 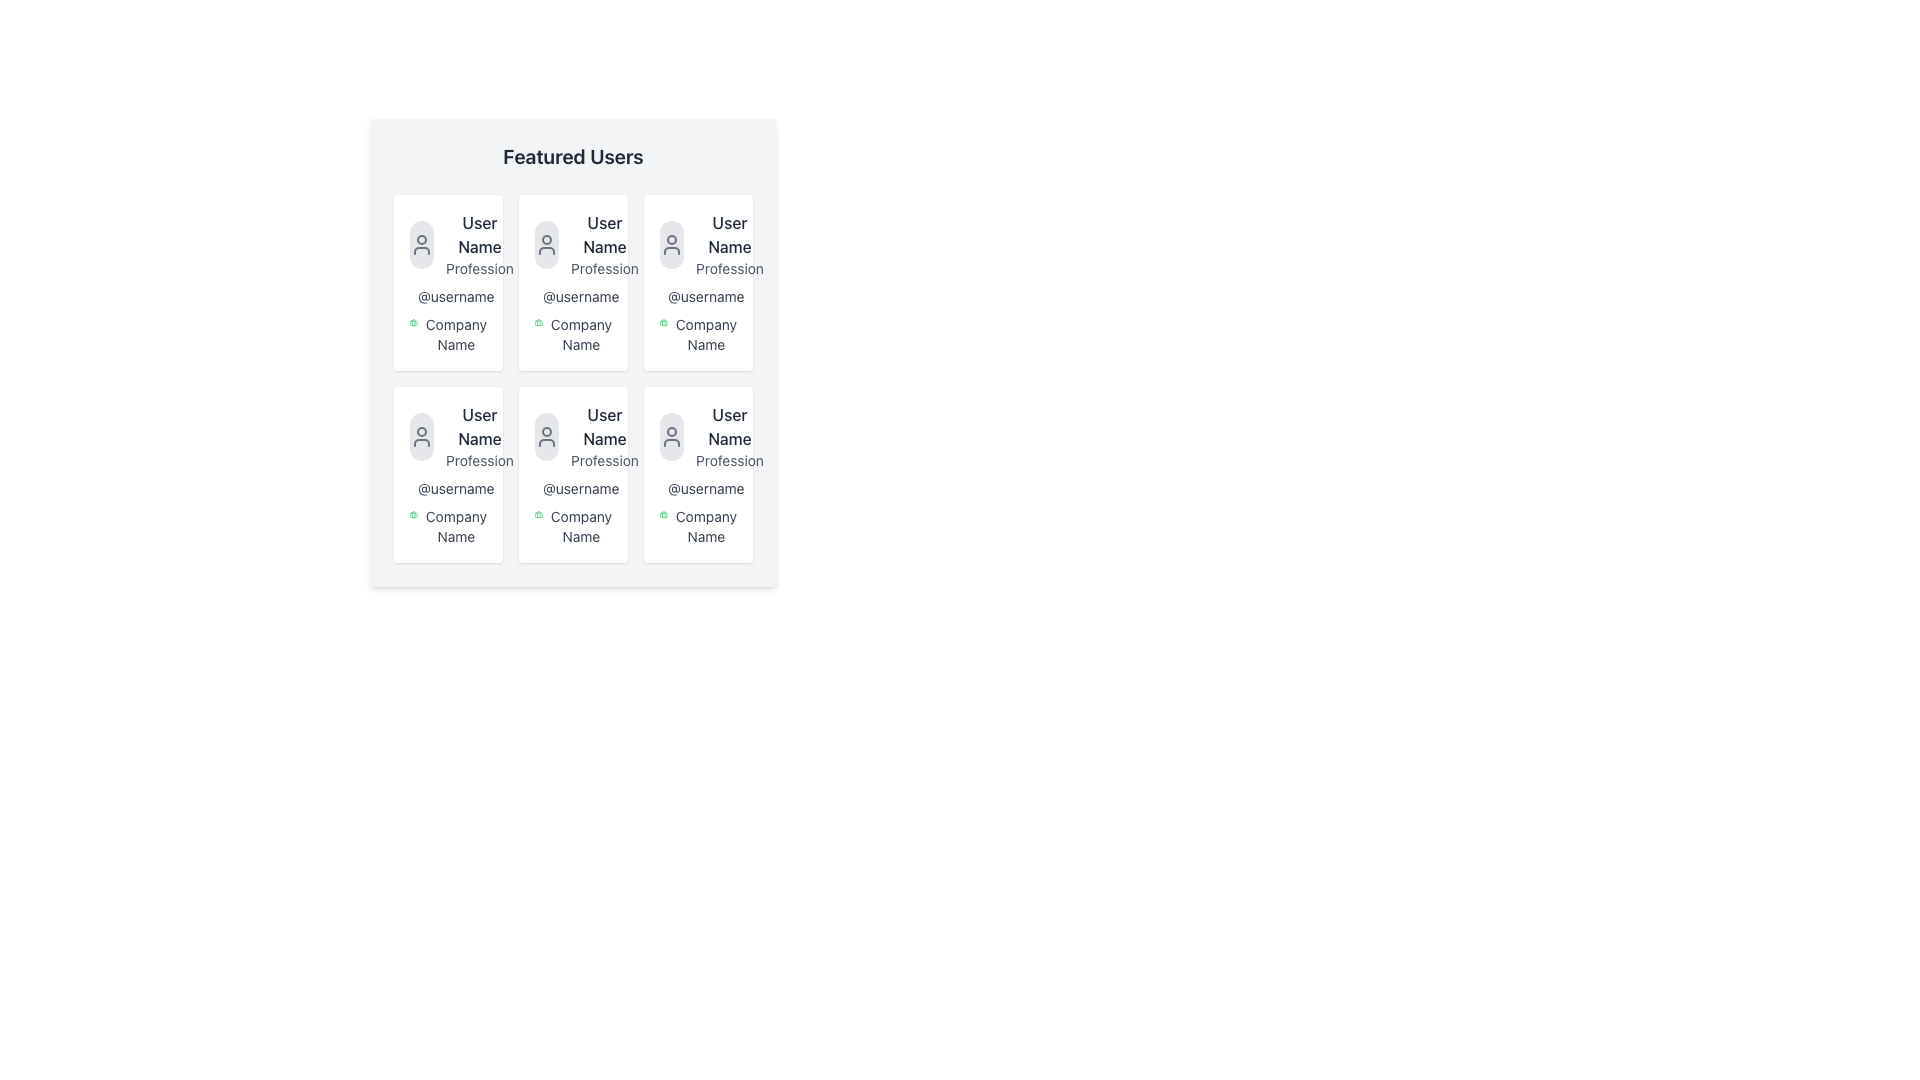 I want to click on the company affiliation icon located at the top-left corner of the 'Company Name' text in the bottom-left user profile card of the grid layout, so click(x=412, y=514).